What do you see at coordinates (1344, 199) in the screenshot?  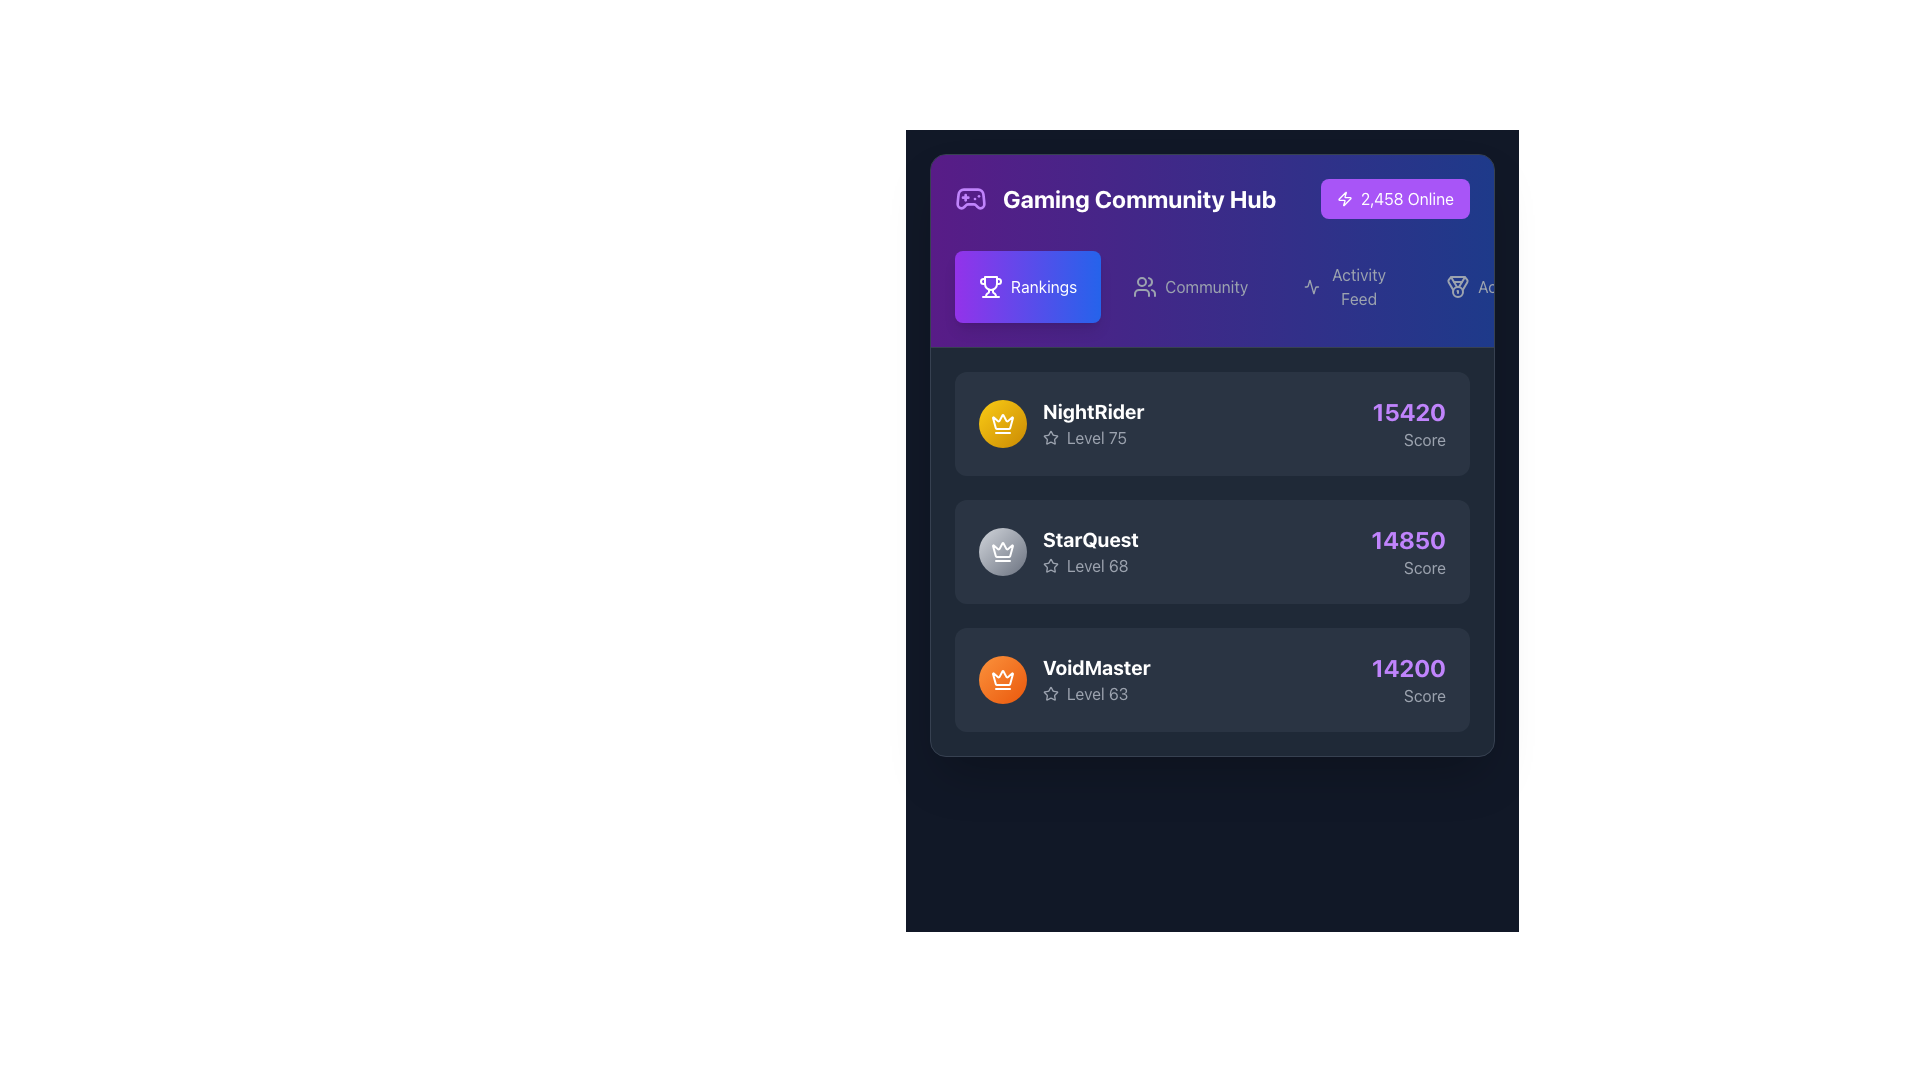 I see `the Icon button located in the top-middle-right corner of the navigation bar` at bounding box center [1344, 199].